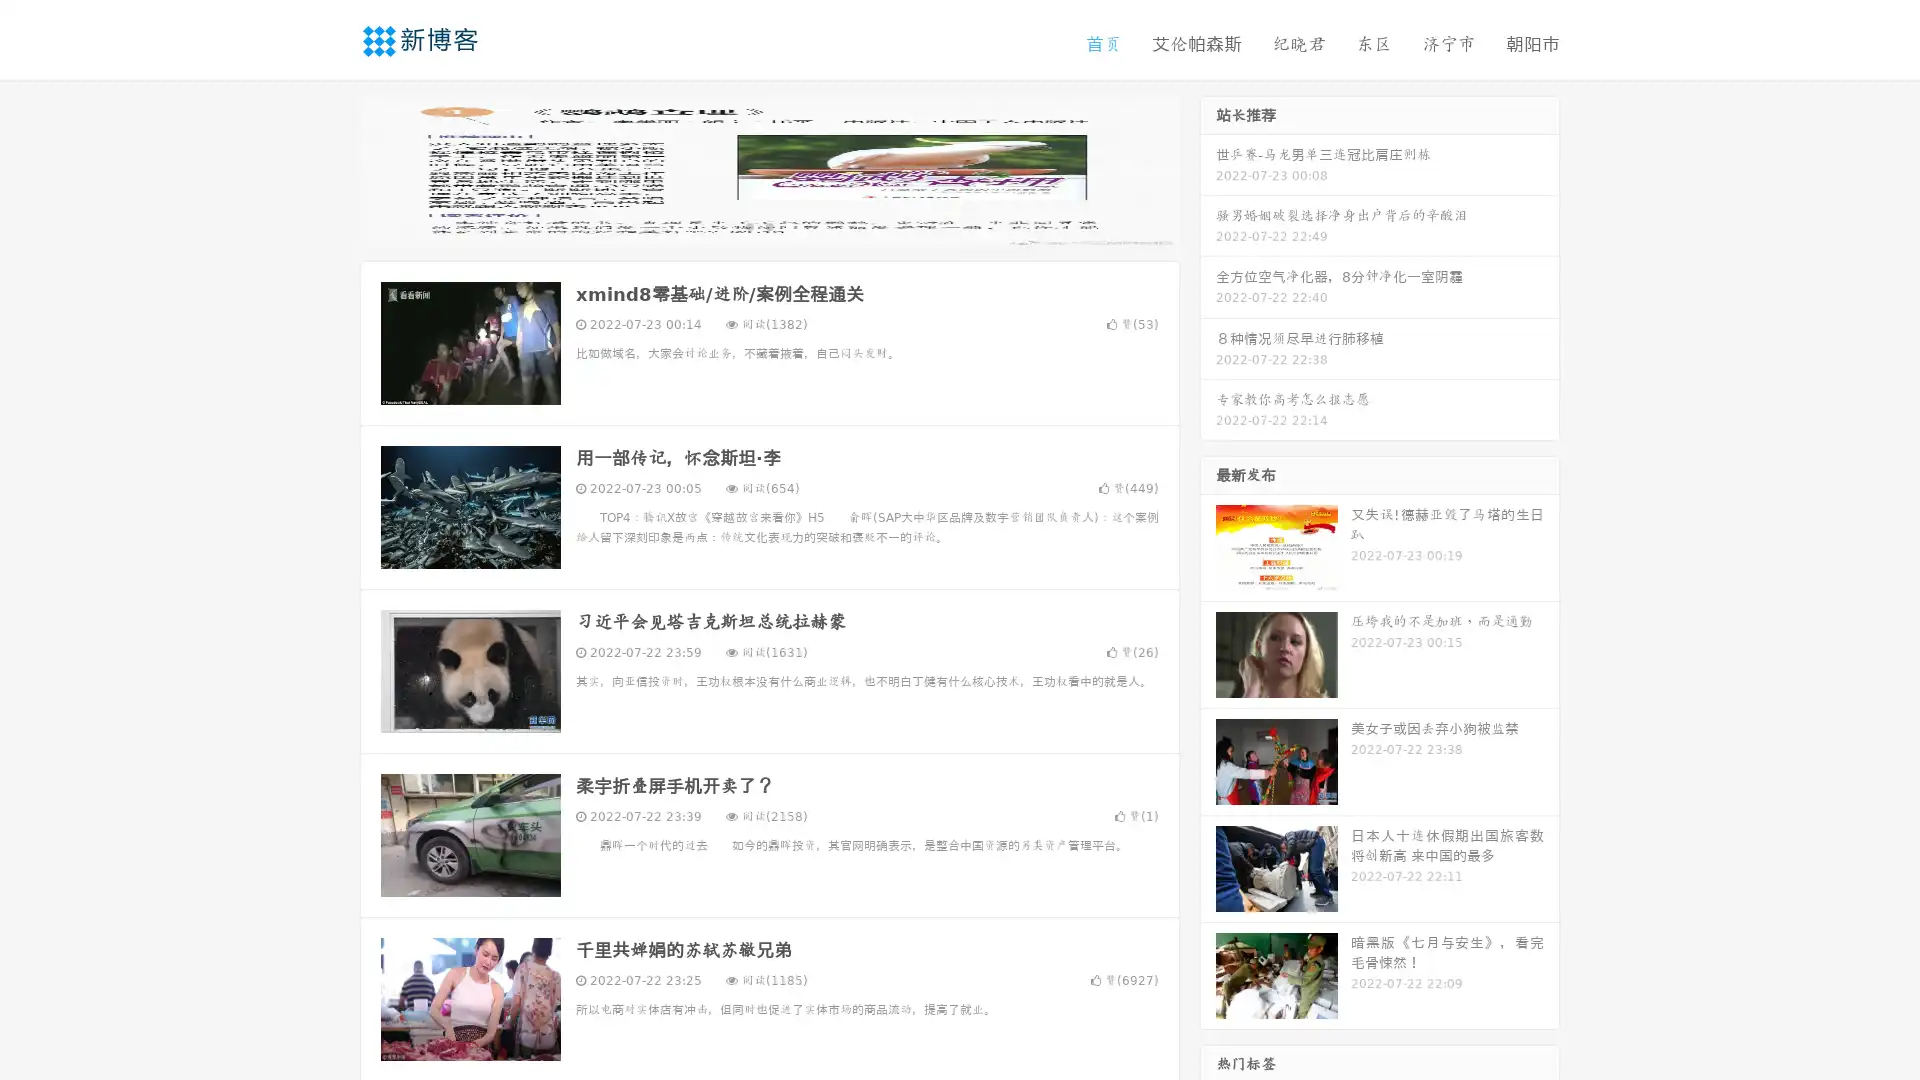 This screenshot has height=1080, width=1920. Describe the element at coordinates (789, 225) in the screenshot. I see `Go to slide 3` at that location.